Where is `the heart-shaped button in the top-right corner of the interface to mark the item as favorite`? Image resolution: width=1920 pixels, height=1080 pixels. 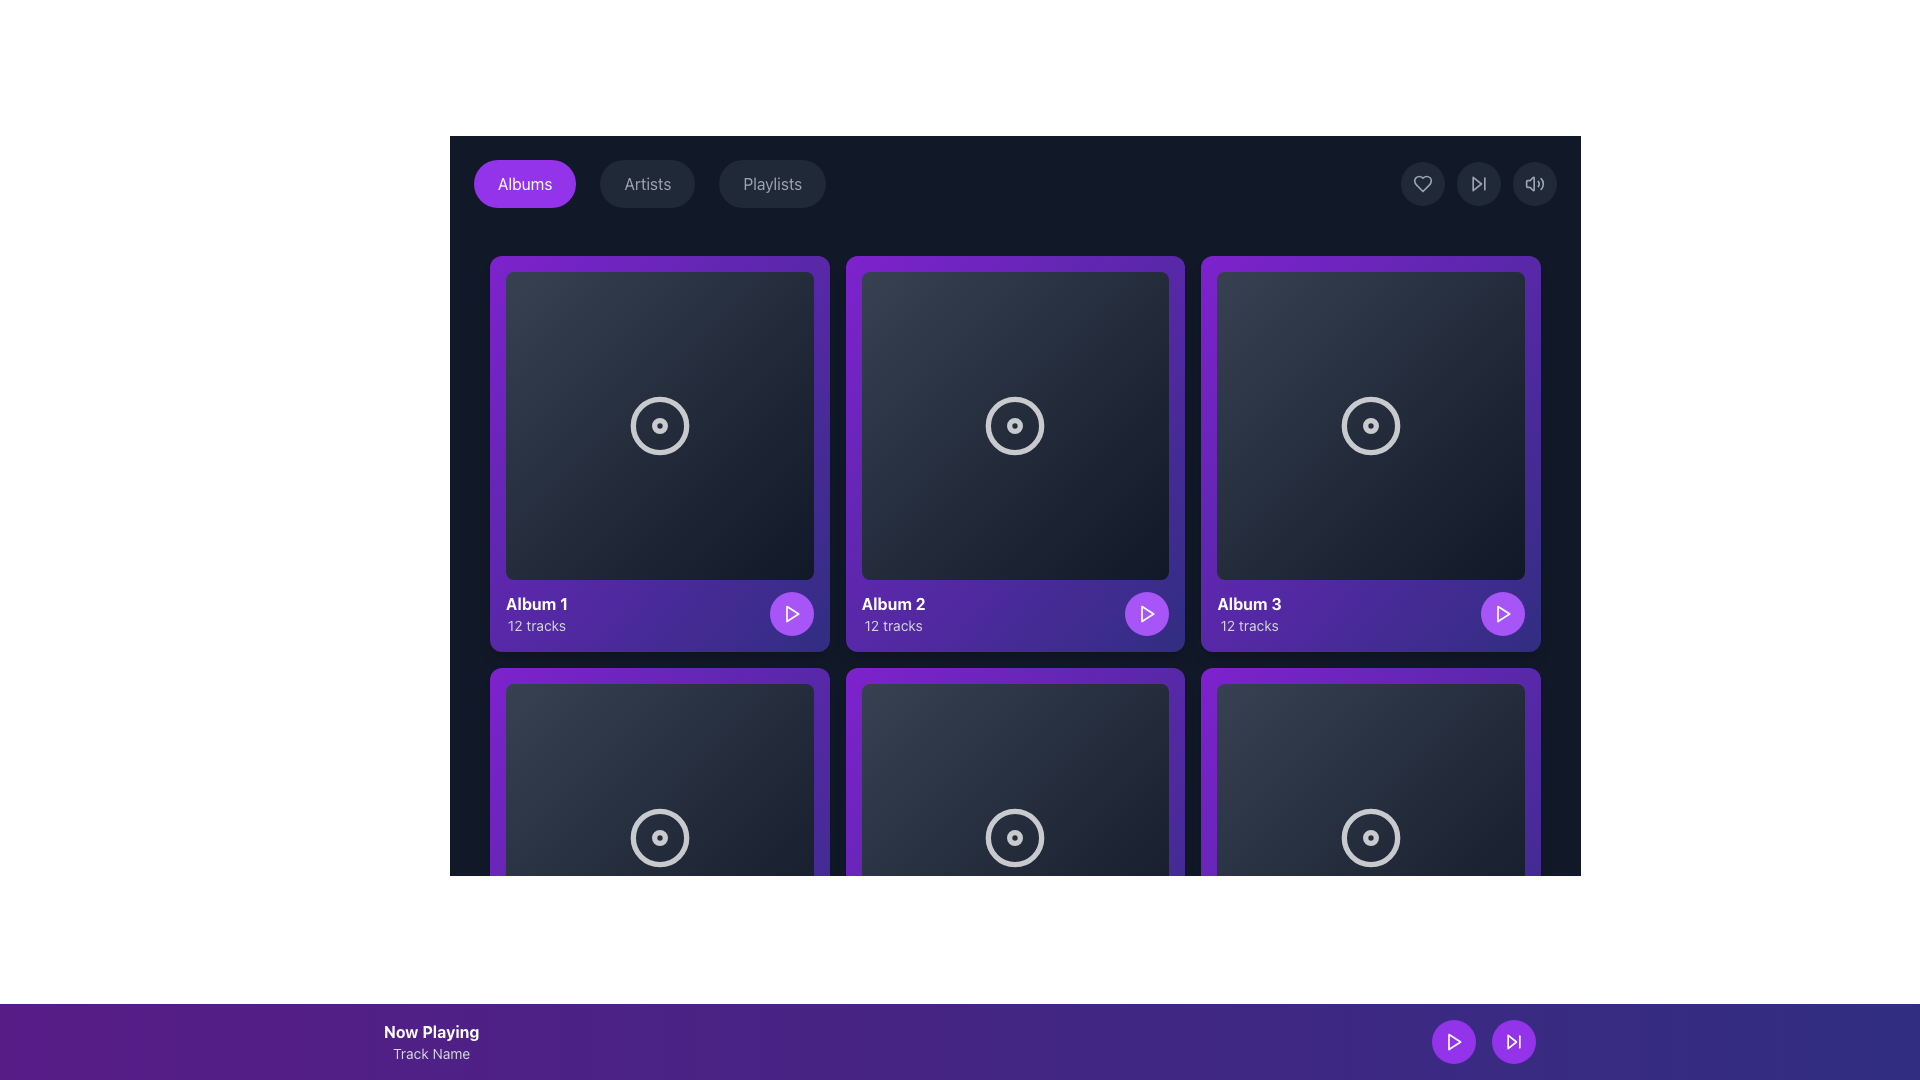 the heart-shaped button in the top-right corner of the interface to mark the item as favorite is located at coordinates (1421, 184).